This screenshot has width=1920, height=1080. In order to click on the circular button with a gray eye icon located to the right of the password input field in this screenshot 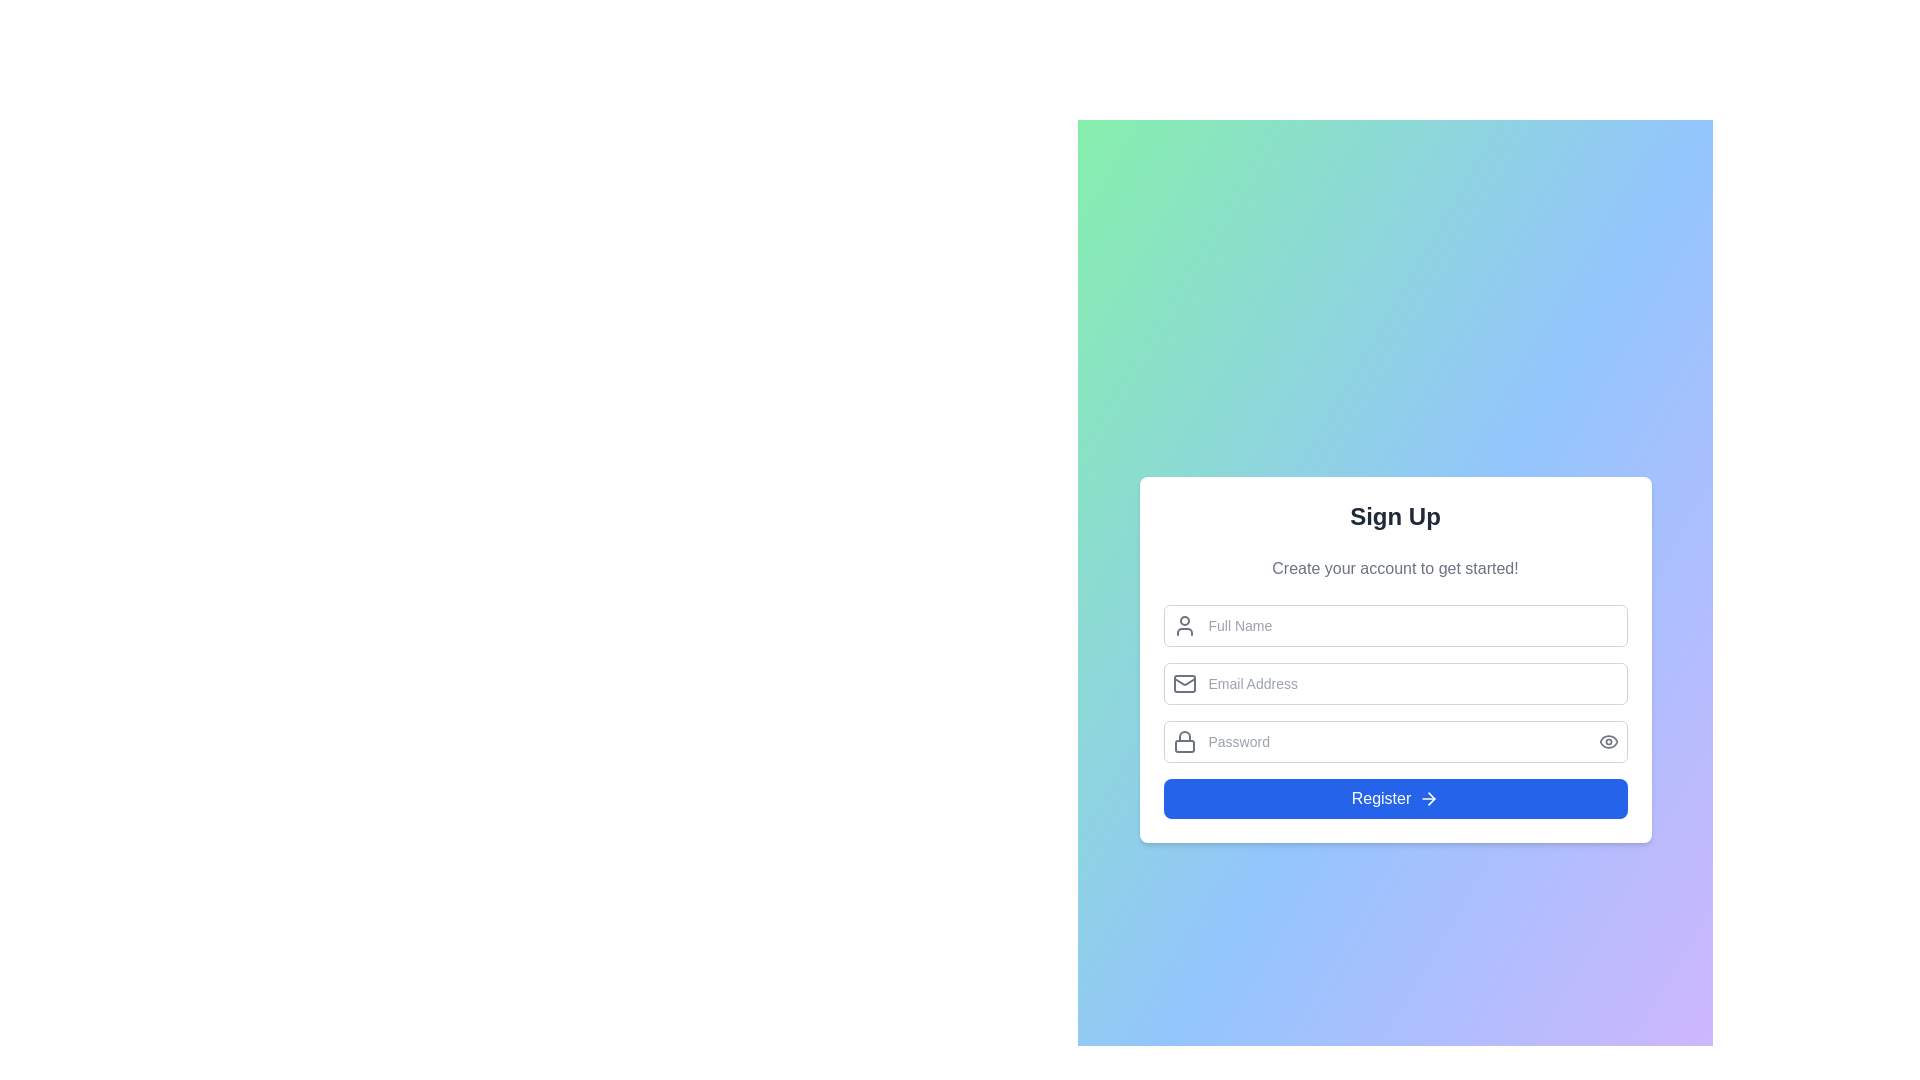, I will do `click(1608, 741)`.